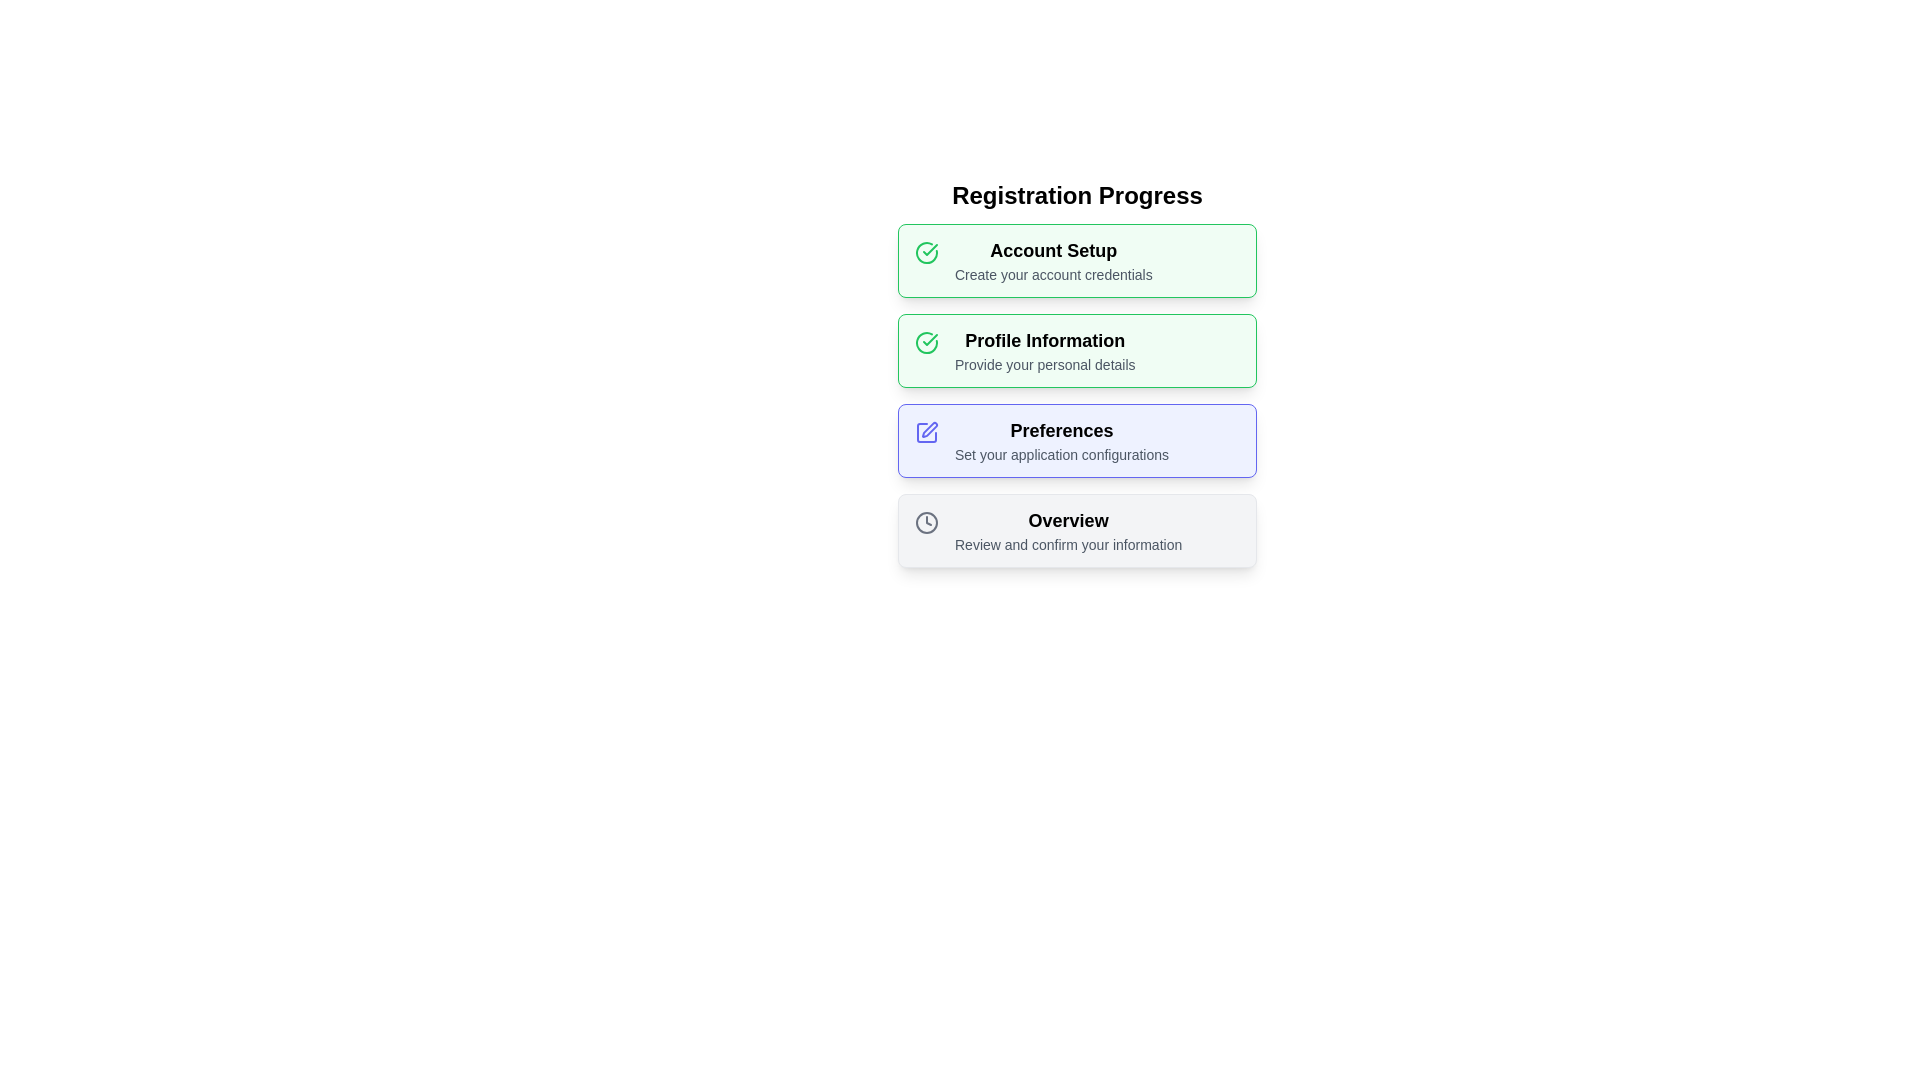  Describe the element at coordinates (925, 522) in the screenshot. I see `the SVG circle graphic that represents the center of the analog clock icon` at that location.